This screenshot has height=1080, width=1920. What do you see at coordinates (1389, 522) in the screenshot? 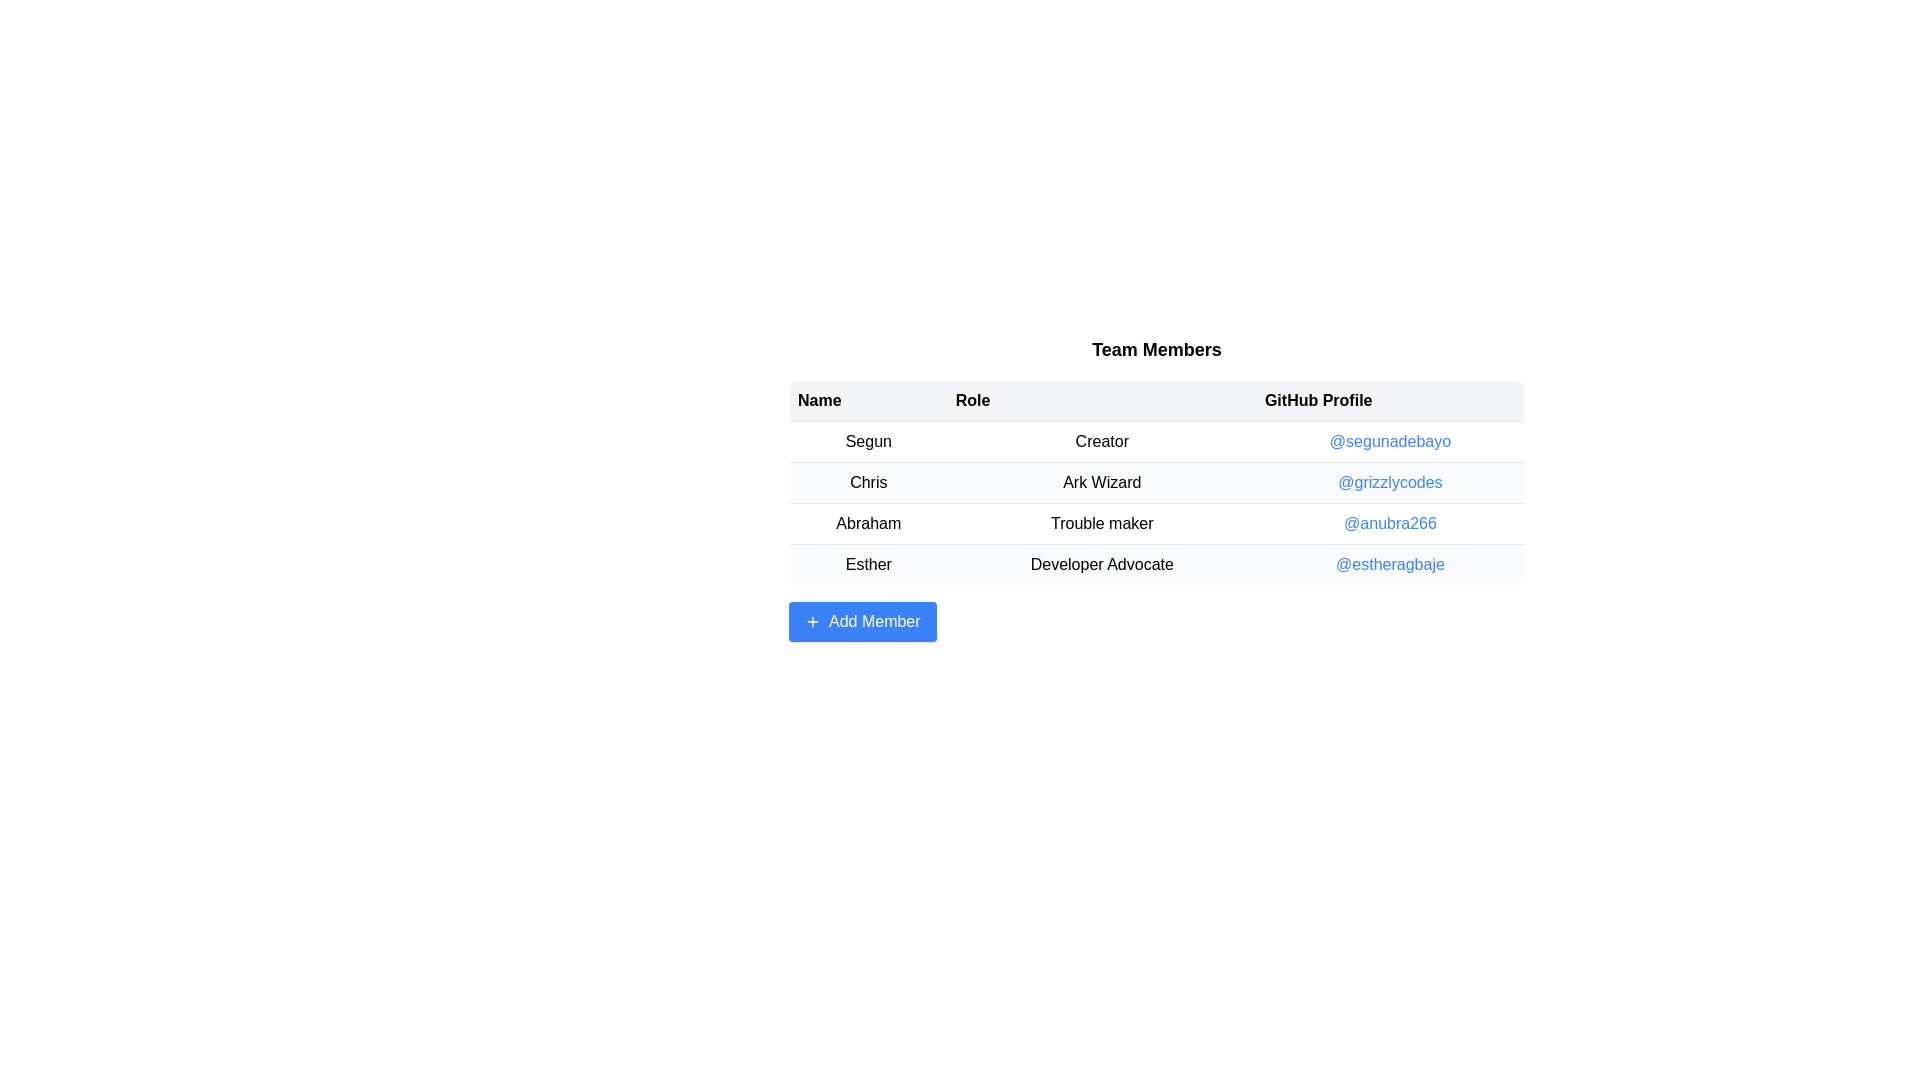
I see `the hyperlink text link for '@anubra266' in the GitHub Profile column` at bounding box center [1389, 522].